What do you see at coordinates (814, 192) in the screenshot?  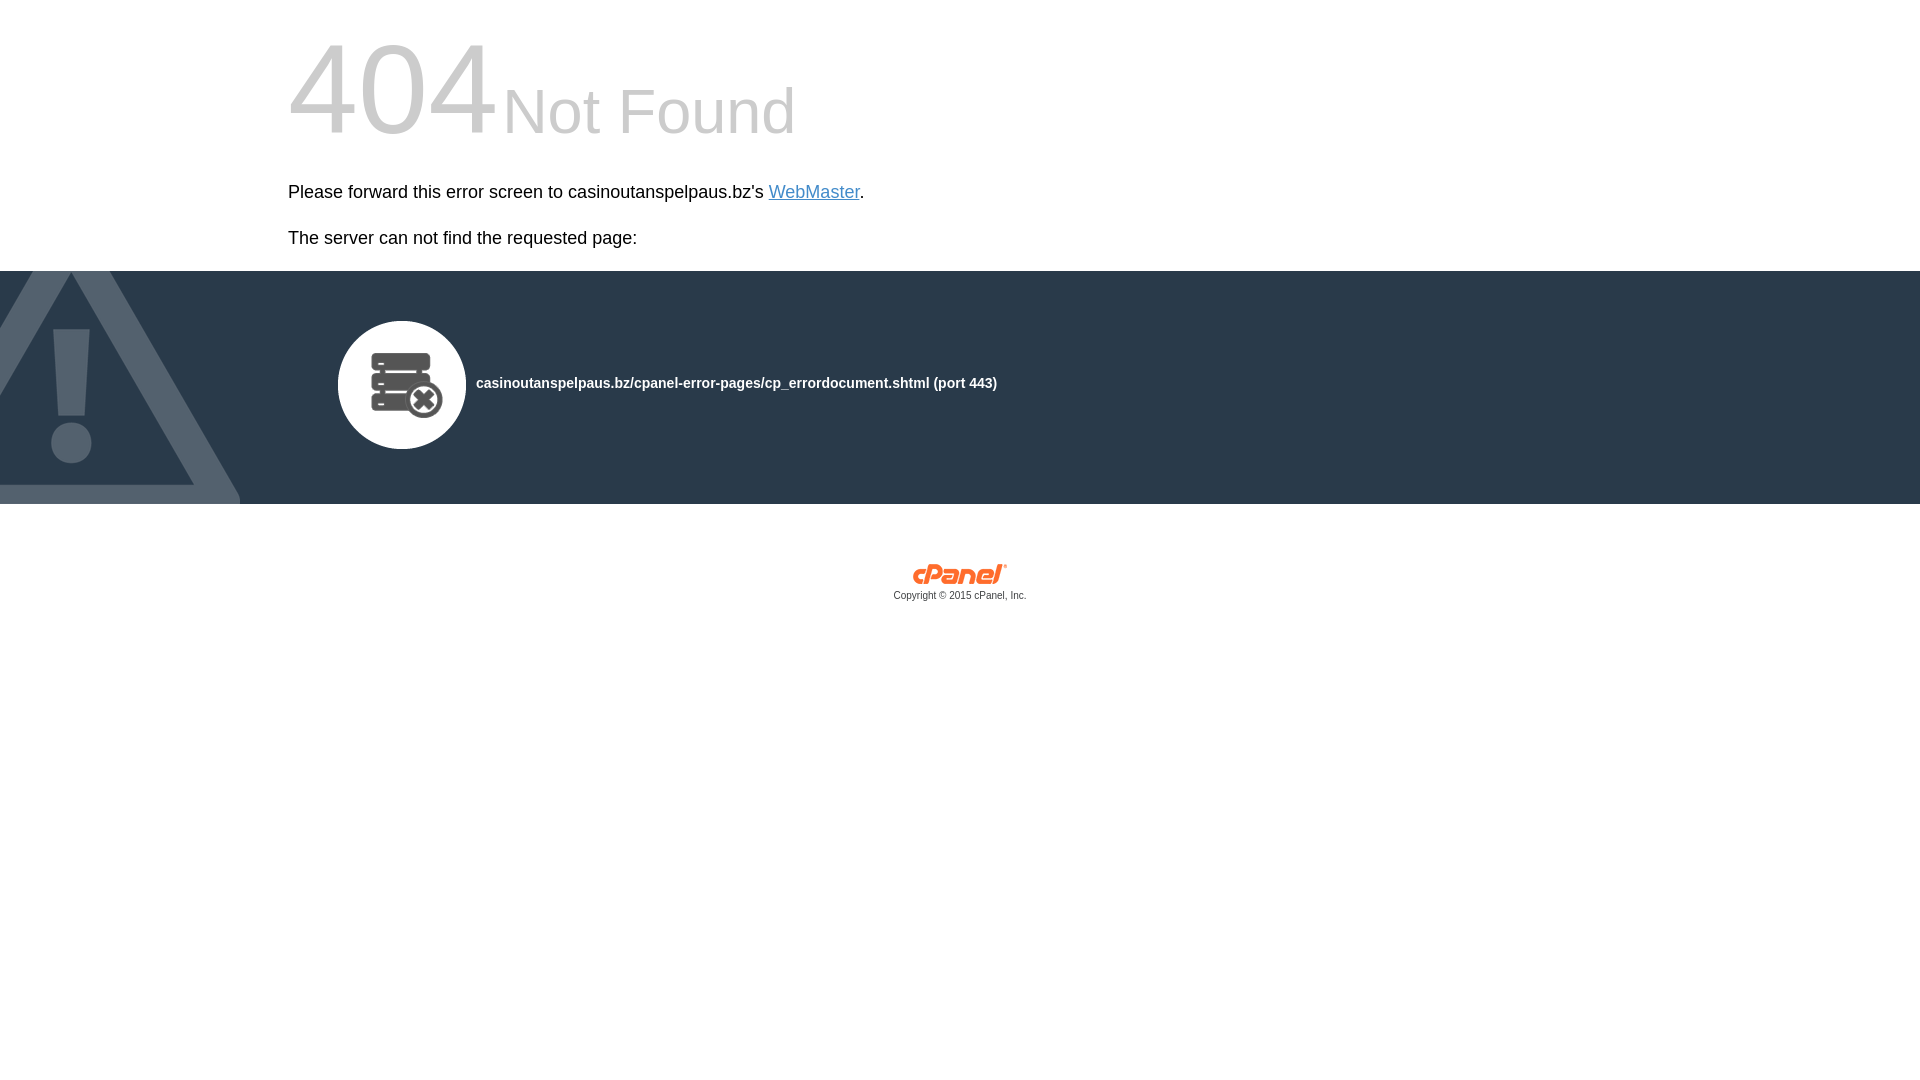 I see `'WebMaster'` at bounding box center [814, 192].